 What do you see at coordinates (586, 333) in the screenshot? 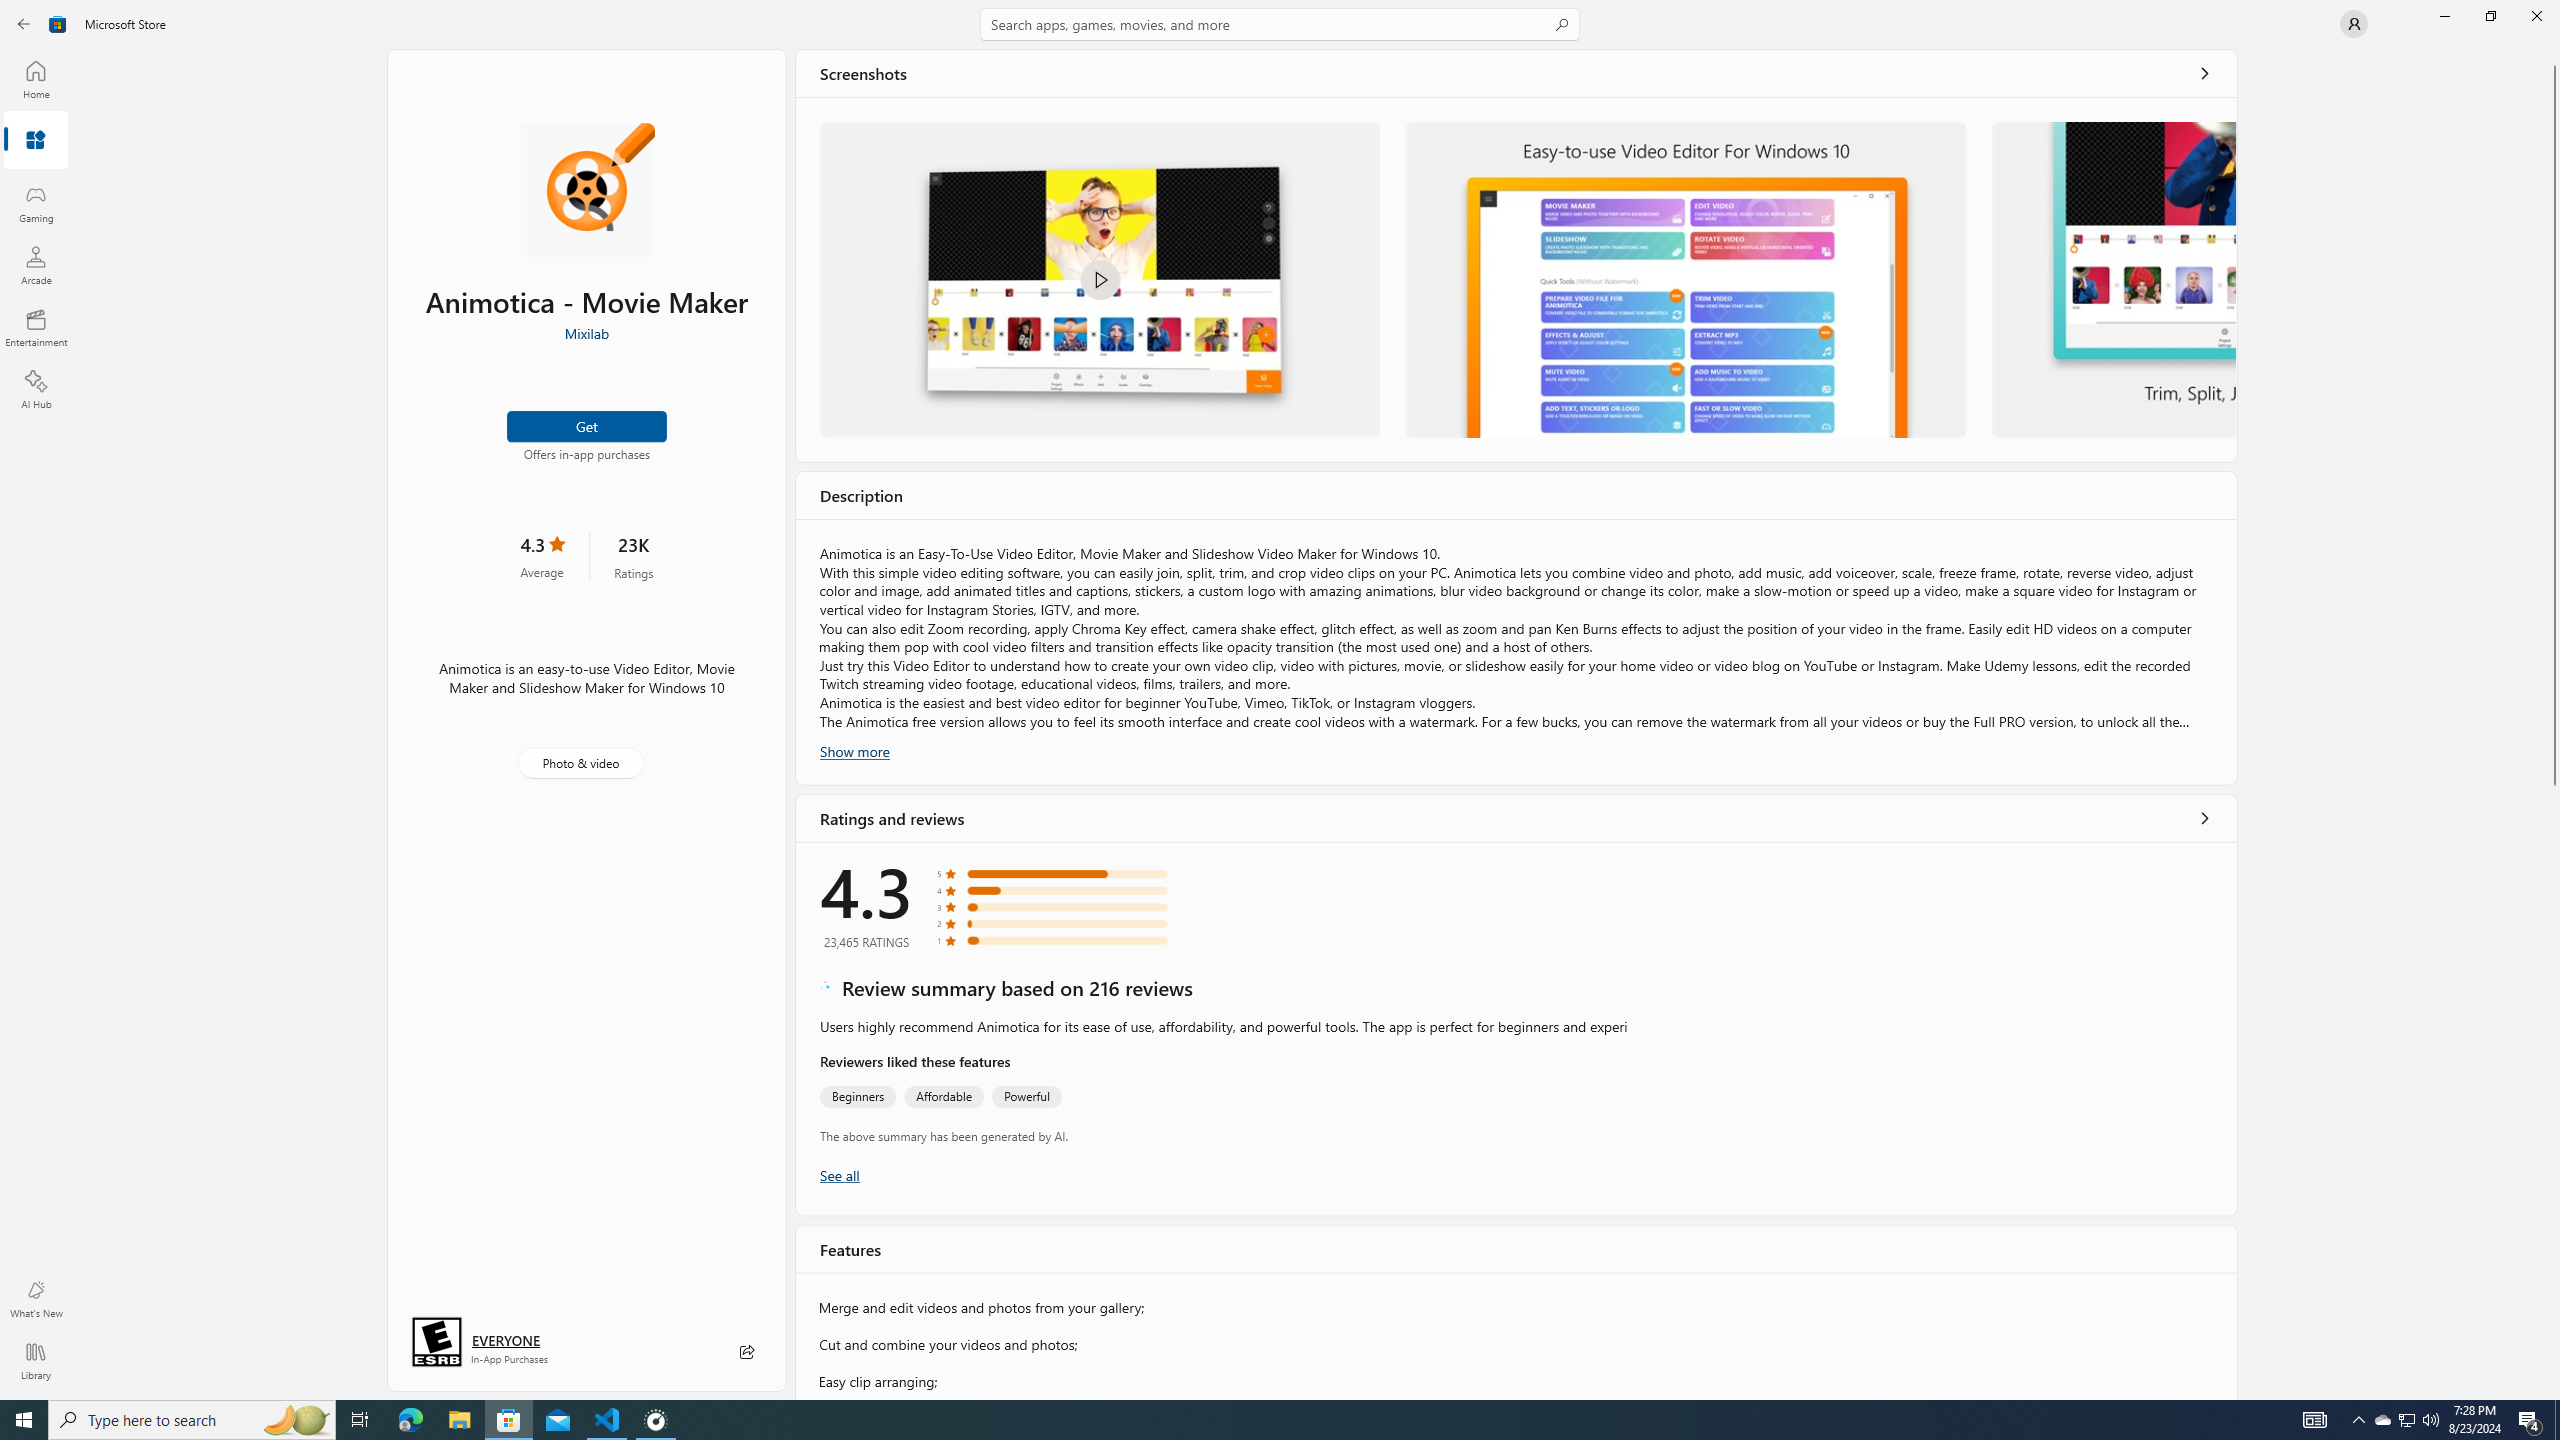
I see `'Mixilab'` at bounding box center [586, 333].